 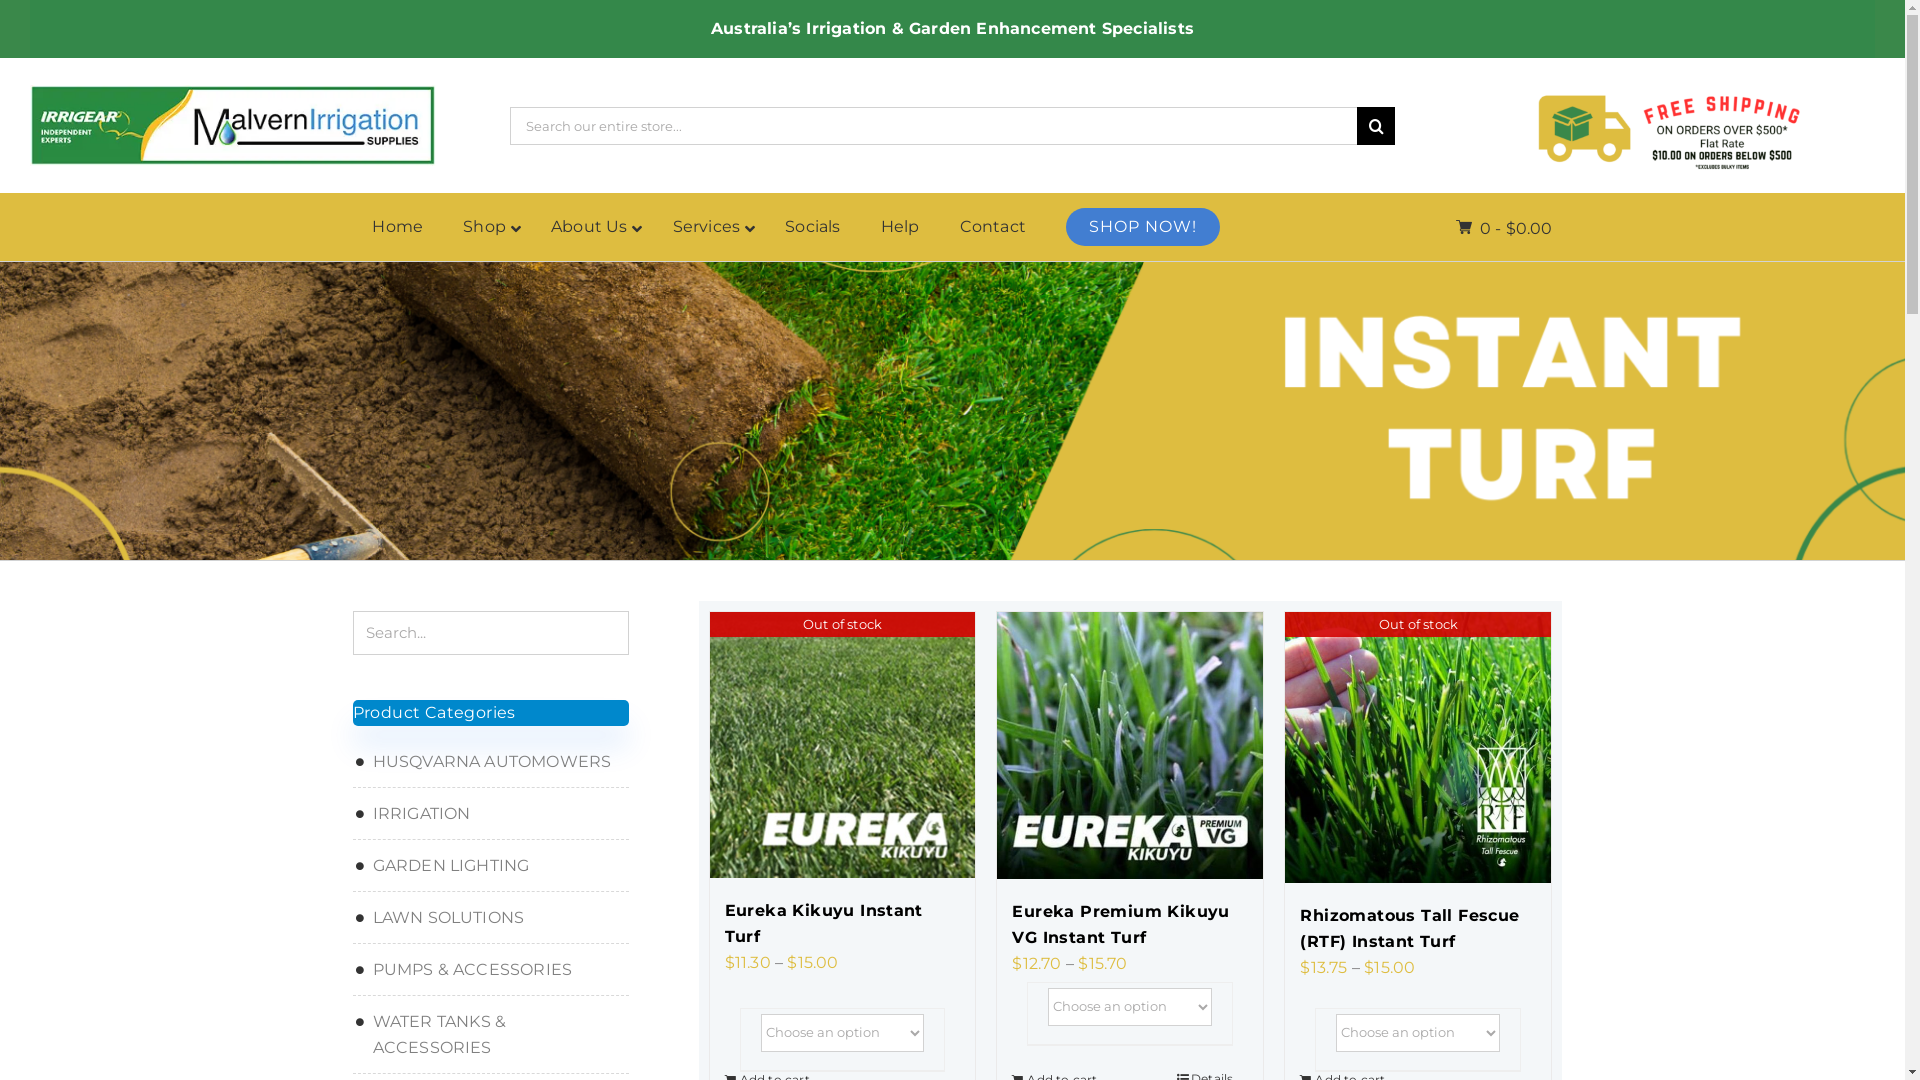 I want to click on 'Help', so click(x=899, y=226).